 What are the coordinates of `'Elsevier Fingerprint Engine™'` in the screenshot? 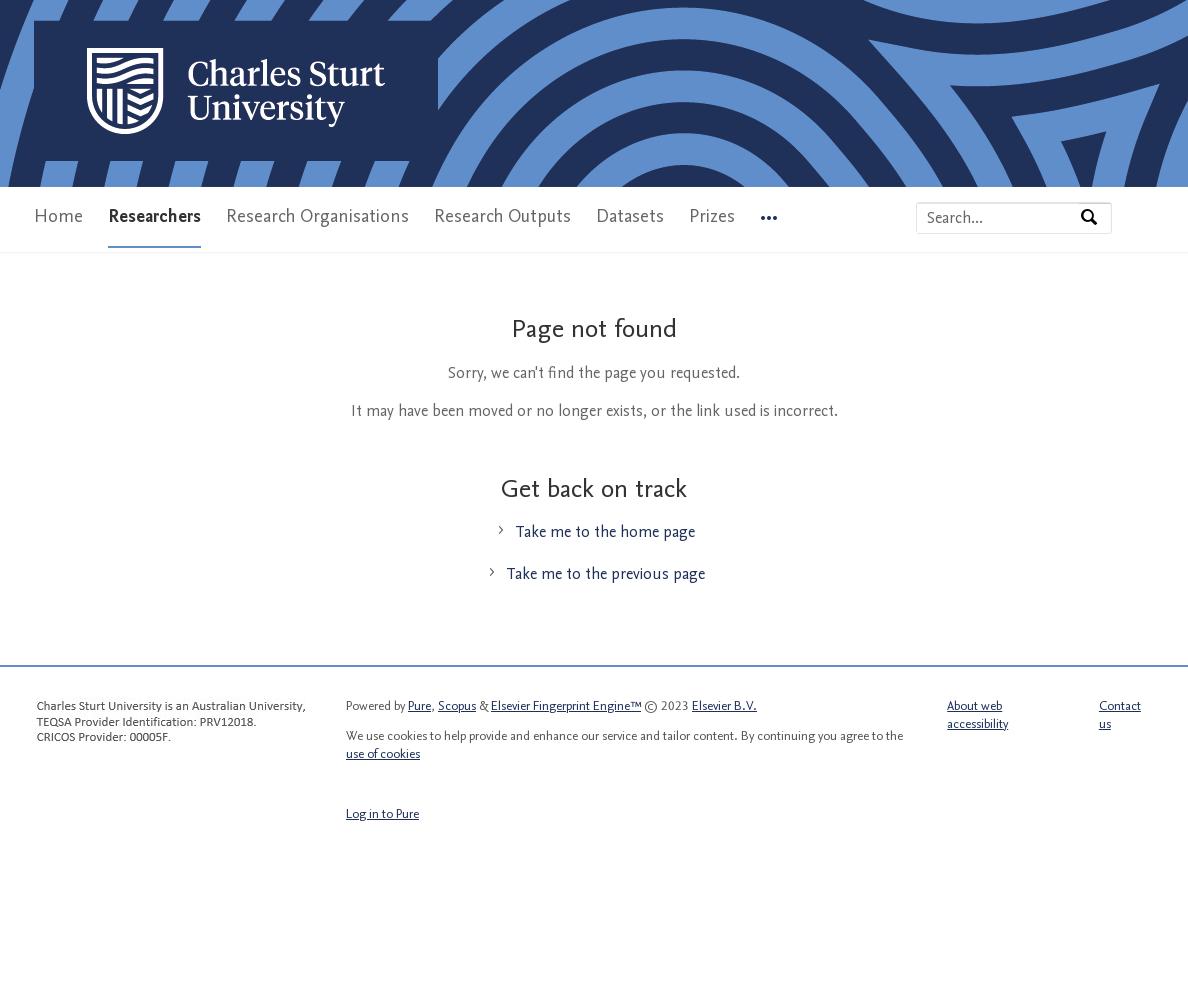 It's located at (491, 704).